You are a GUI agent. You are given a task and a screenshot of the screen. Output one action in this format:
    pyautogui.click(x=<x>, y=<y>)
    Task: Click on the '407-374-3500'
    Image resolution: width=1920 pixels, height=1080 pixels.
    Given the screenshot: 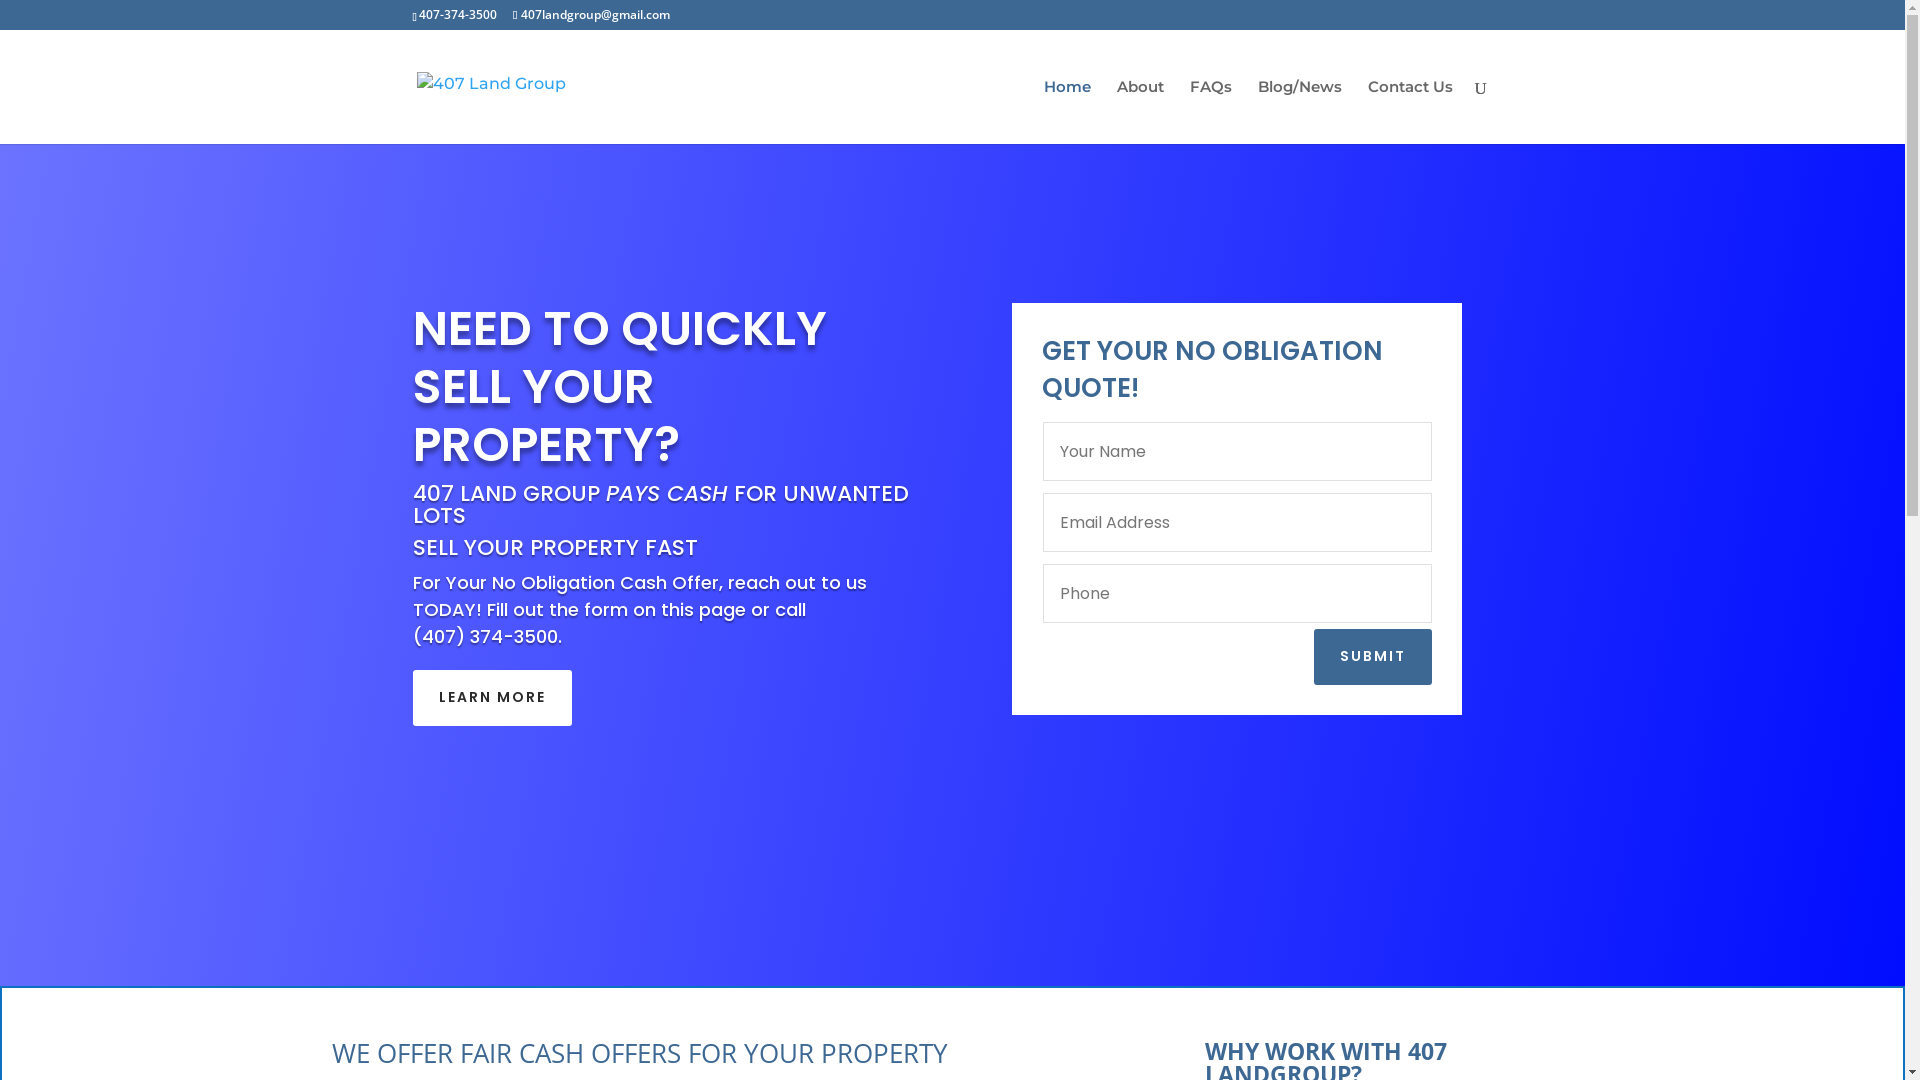 What is the action you would take?
    pyautogui.click(x=417, y=14)
    